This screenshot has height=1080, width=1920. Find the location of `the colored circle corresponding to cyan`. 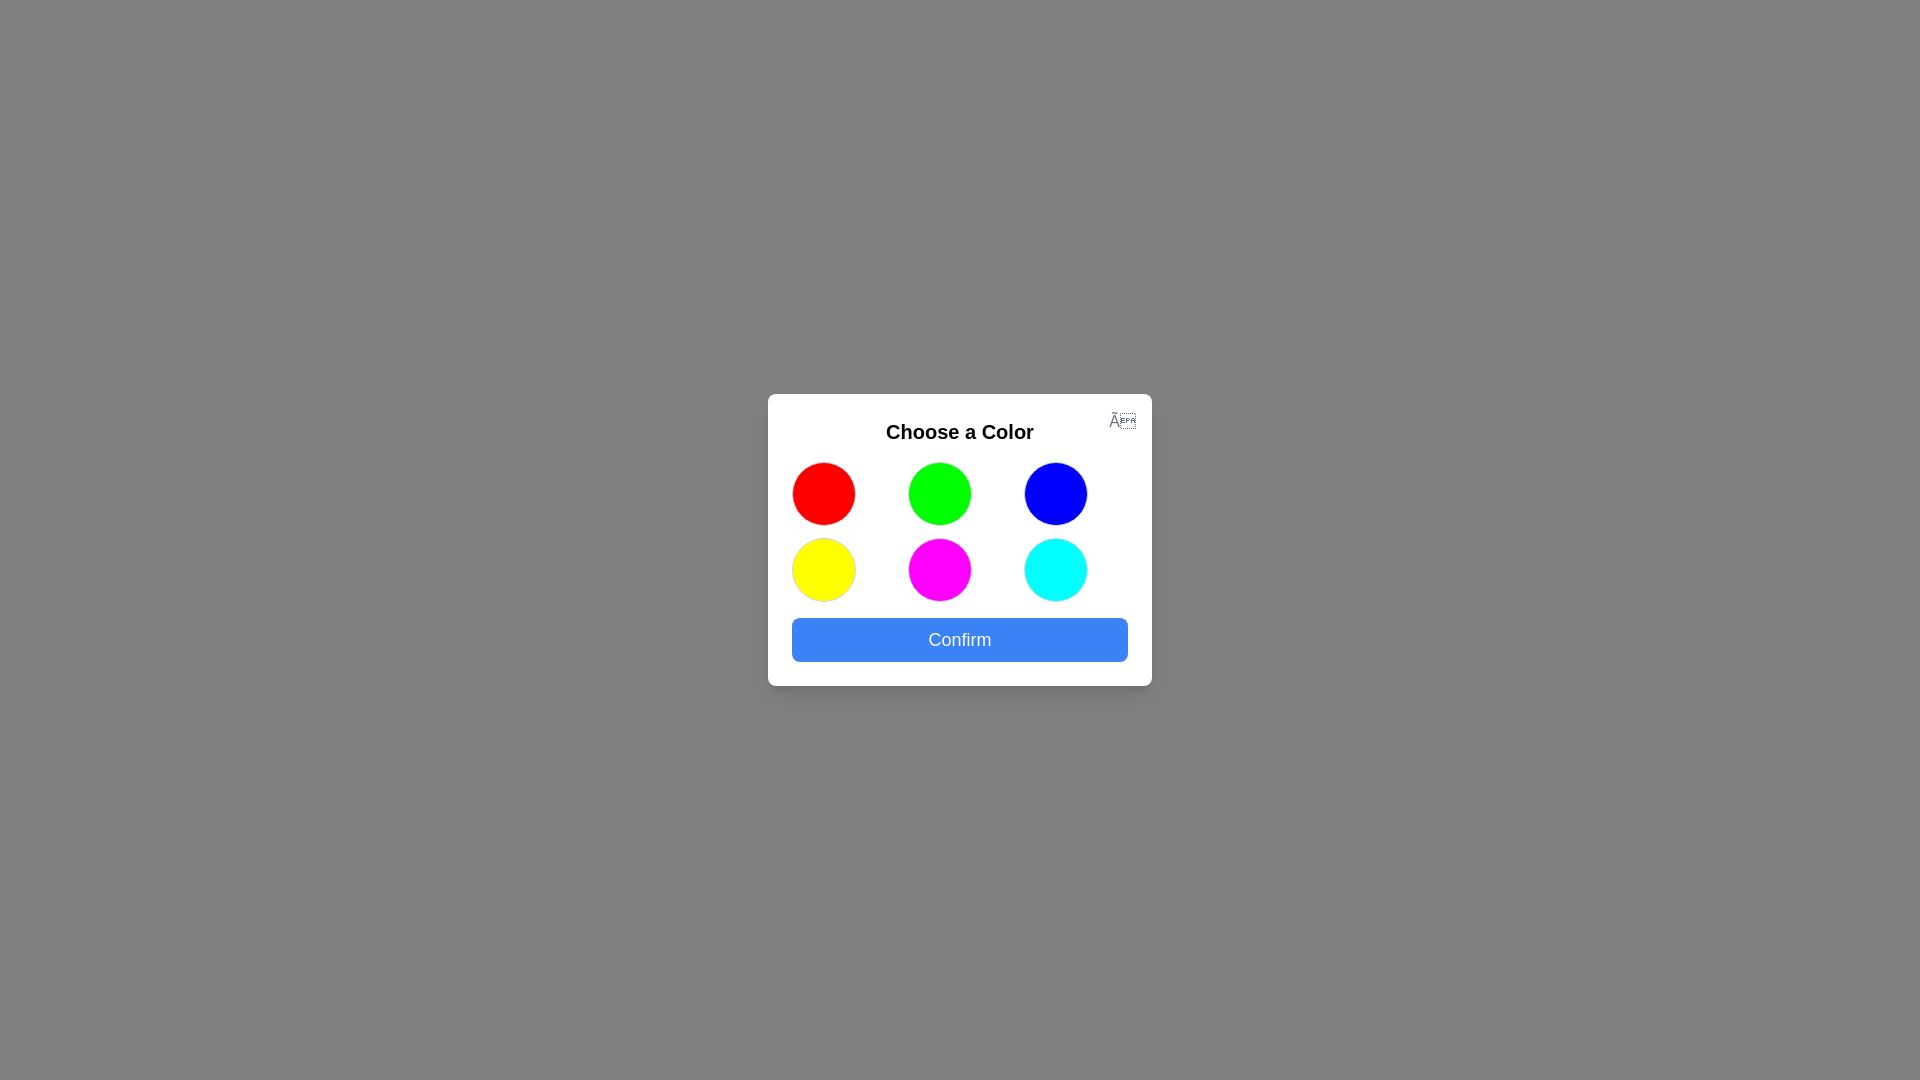

the colored circle corresponding to cyan is located at coordinates (1055, 570).